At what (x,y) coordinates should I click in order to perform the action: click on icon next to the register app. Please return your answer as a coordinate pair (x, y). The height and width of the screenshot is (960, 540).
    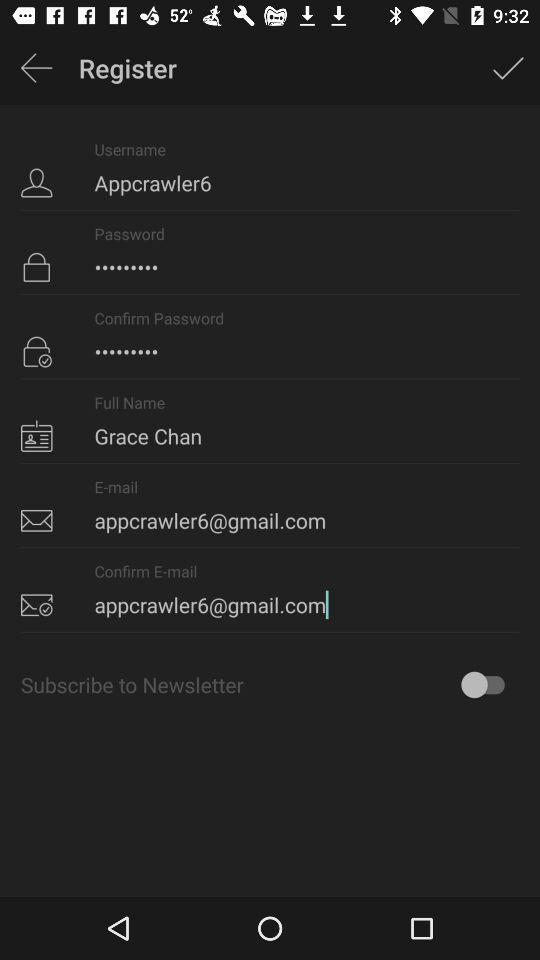
    Looking at the image, I should click on (508, 68).